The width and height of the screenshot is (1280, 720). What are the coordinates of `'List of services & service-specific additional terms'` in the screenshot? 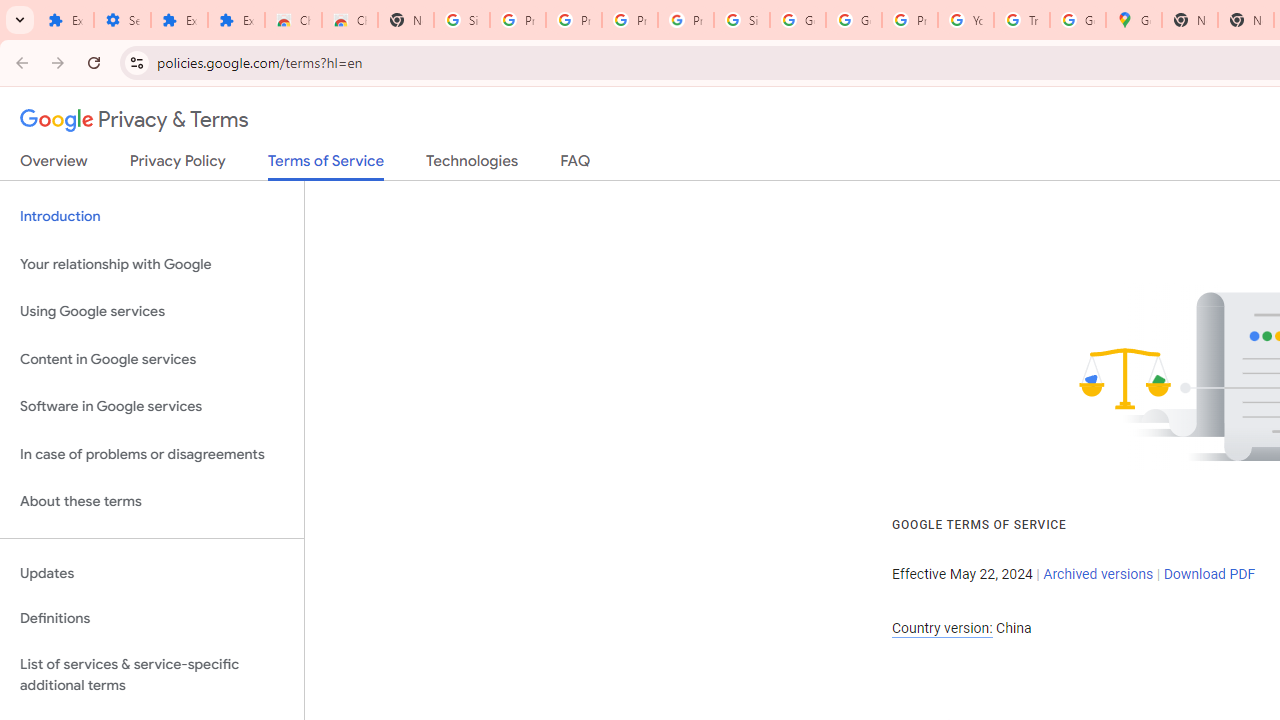 It's located at (151, 675).